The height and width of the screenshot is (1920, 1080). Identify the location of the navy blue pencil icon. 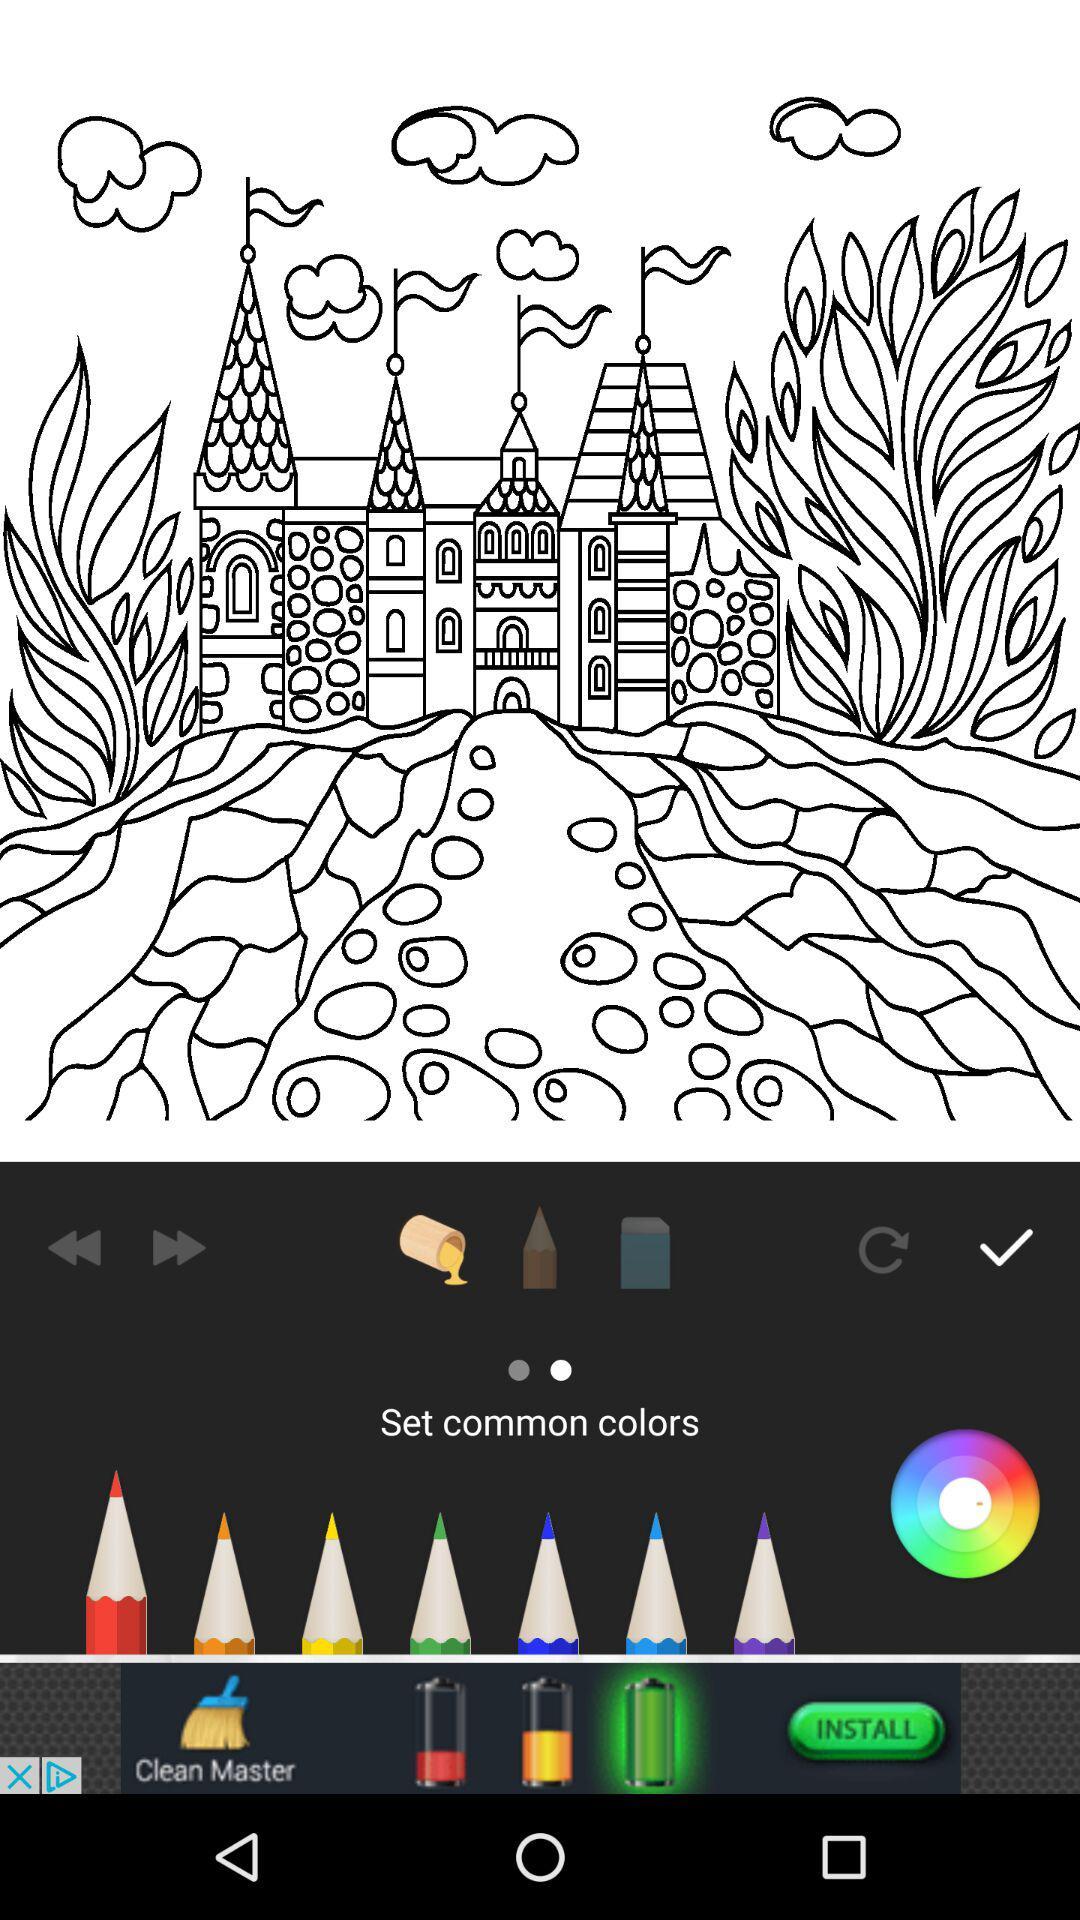
(548, 1592).